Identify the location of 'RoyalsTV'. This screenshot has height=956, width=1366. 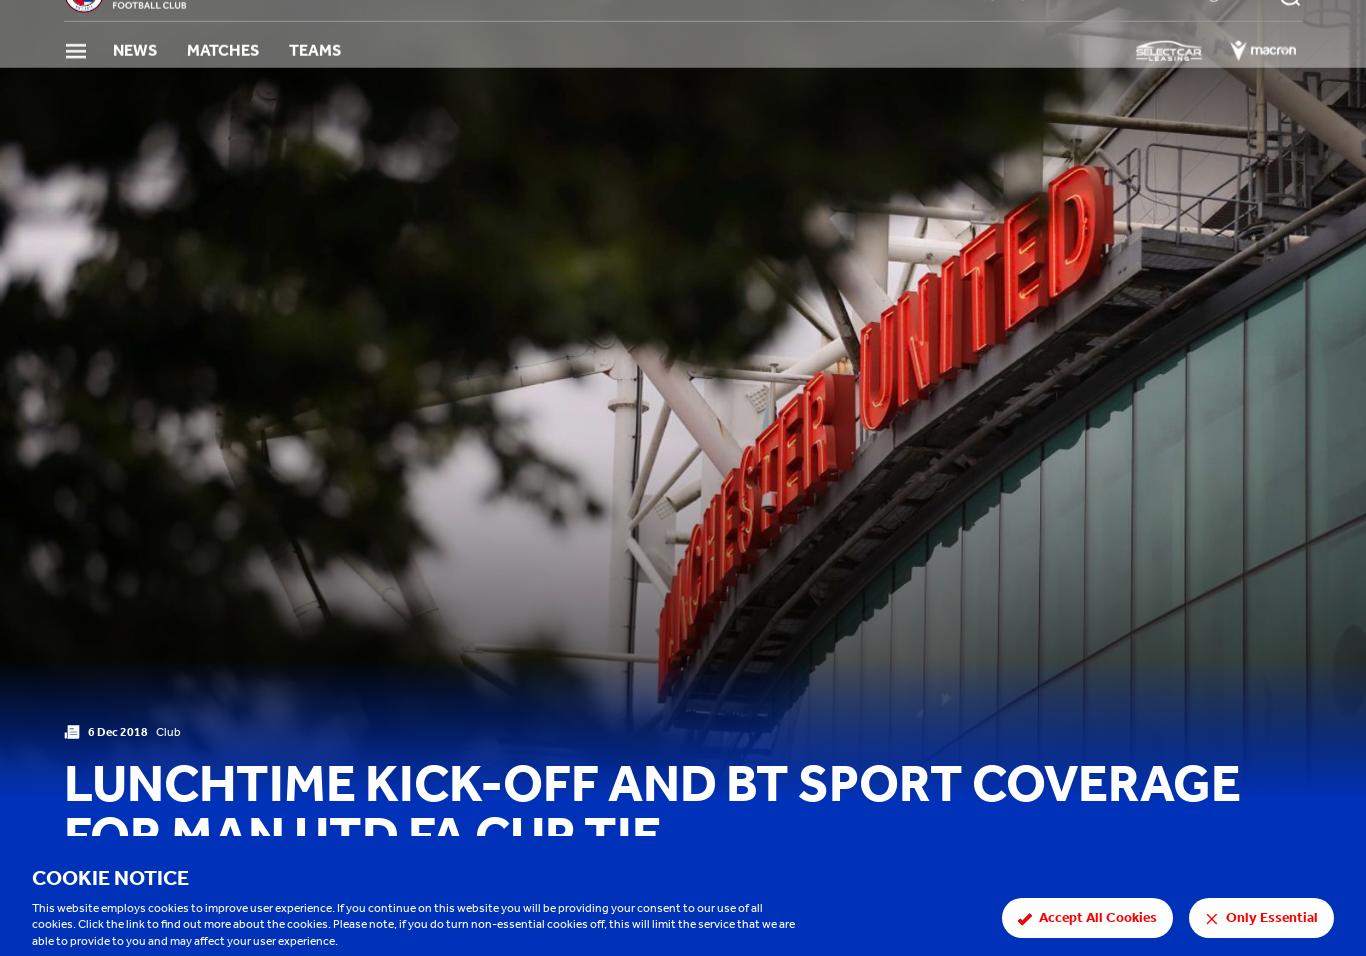
(1010, 27).